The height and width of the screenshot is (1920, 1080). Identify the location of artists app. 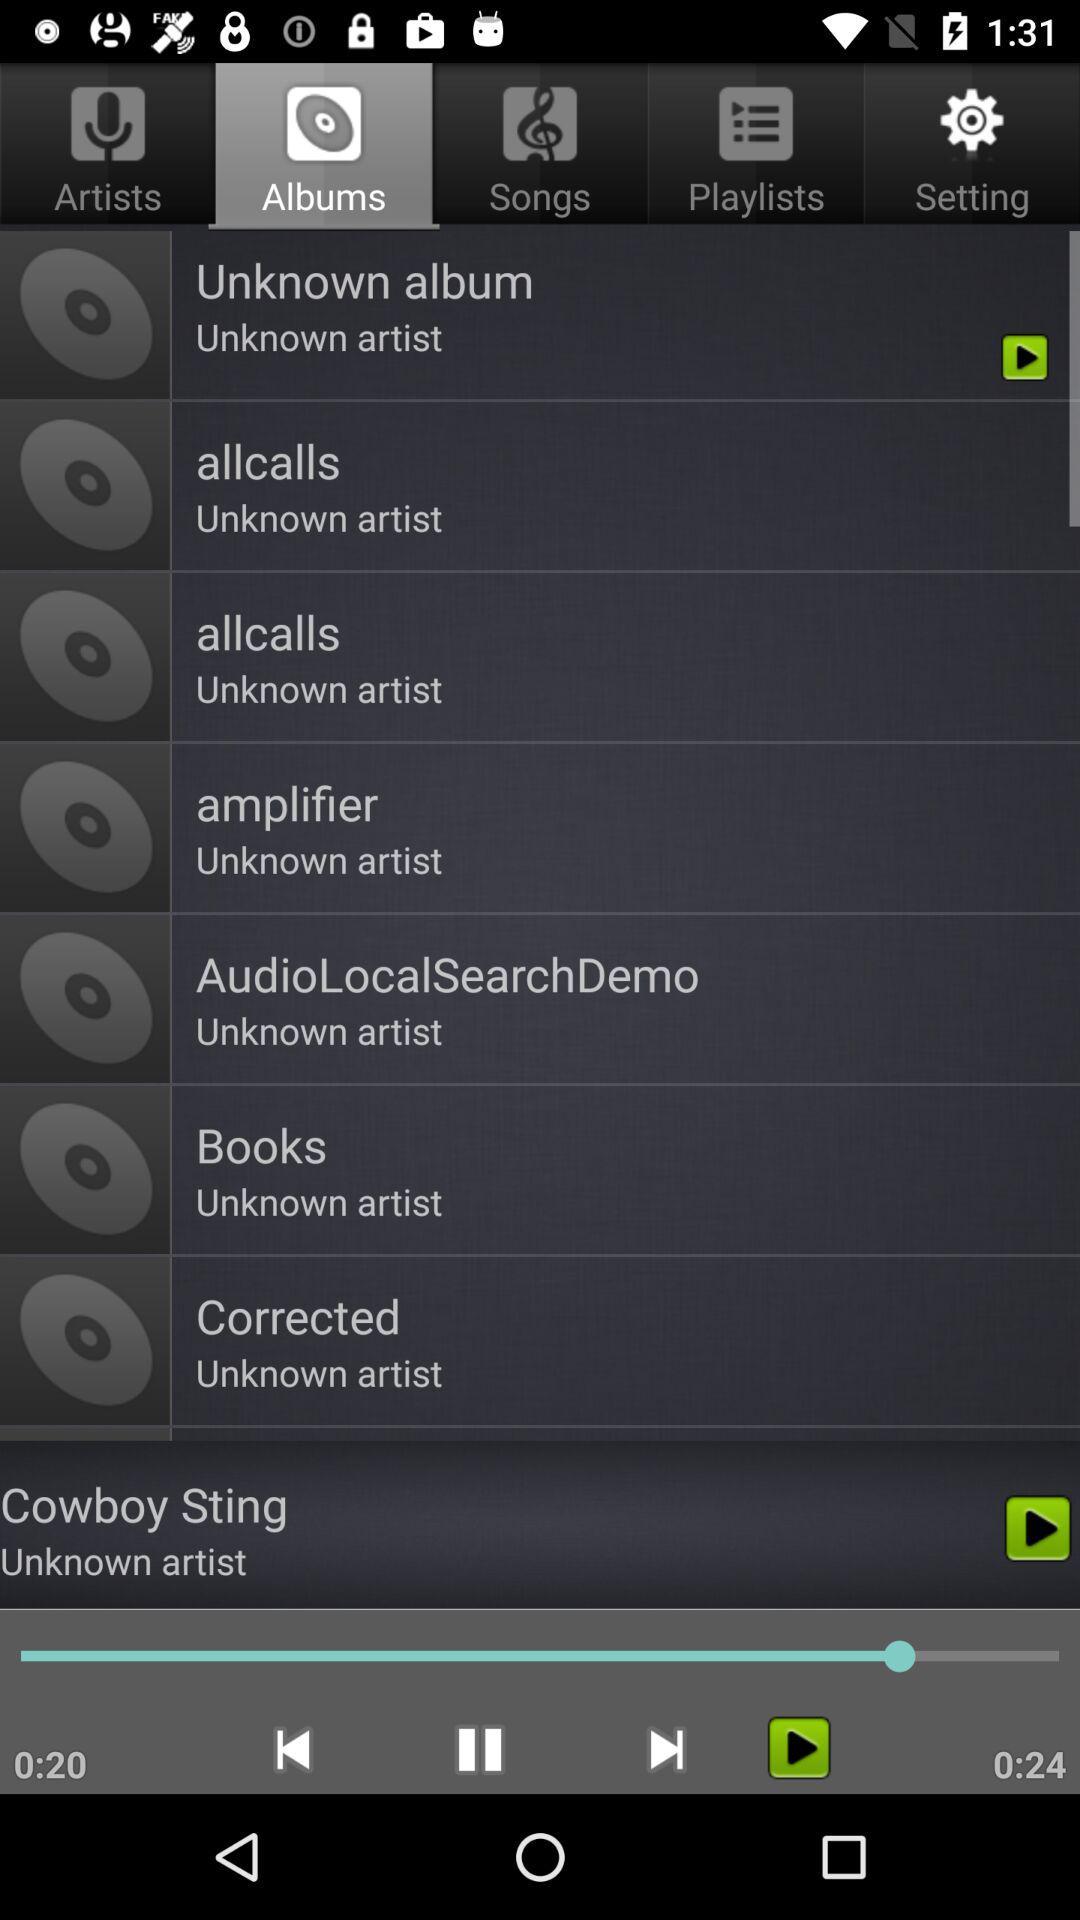
(111, 146).